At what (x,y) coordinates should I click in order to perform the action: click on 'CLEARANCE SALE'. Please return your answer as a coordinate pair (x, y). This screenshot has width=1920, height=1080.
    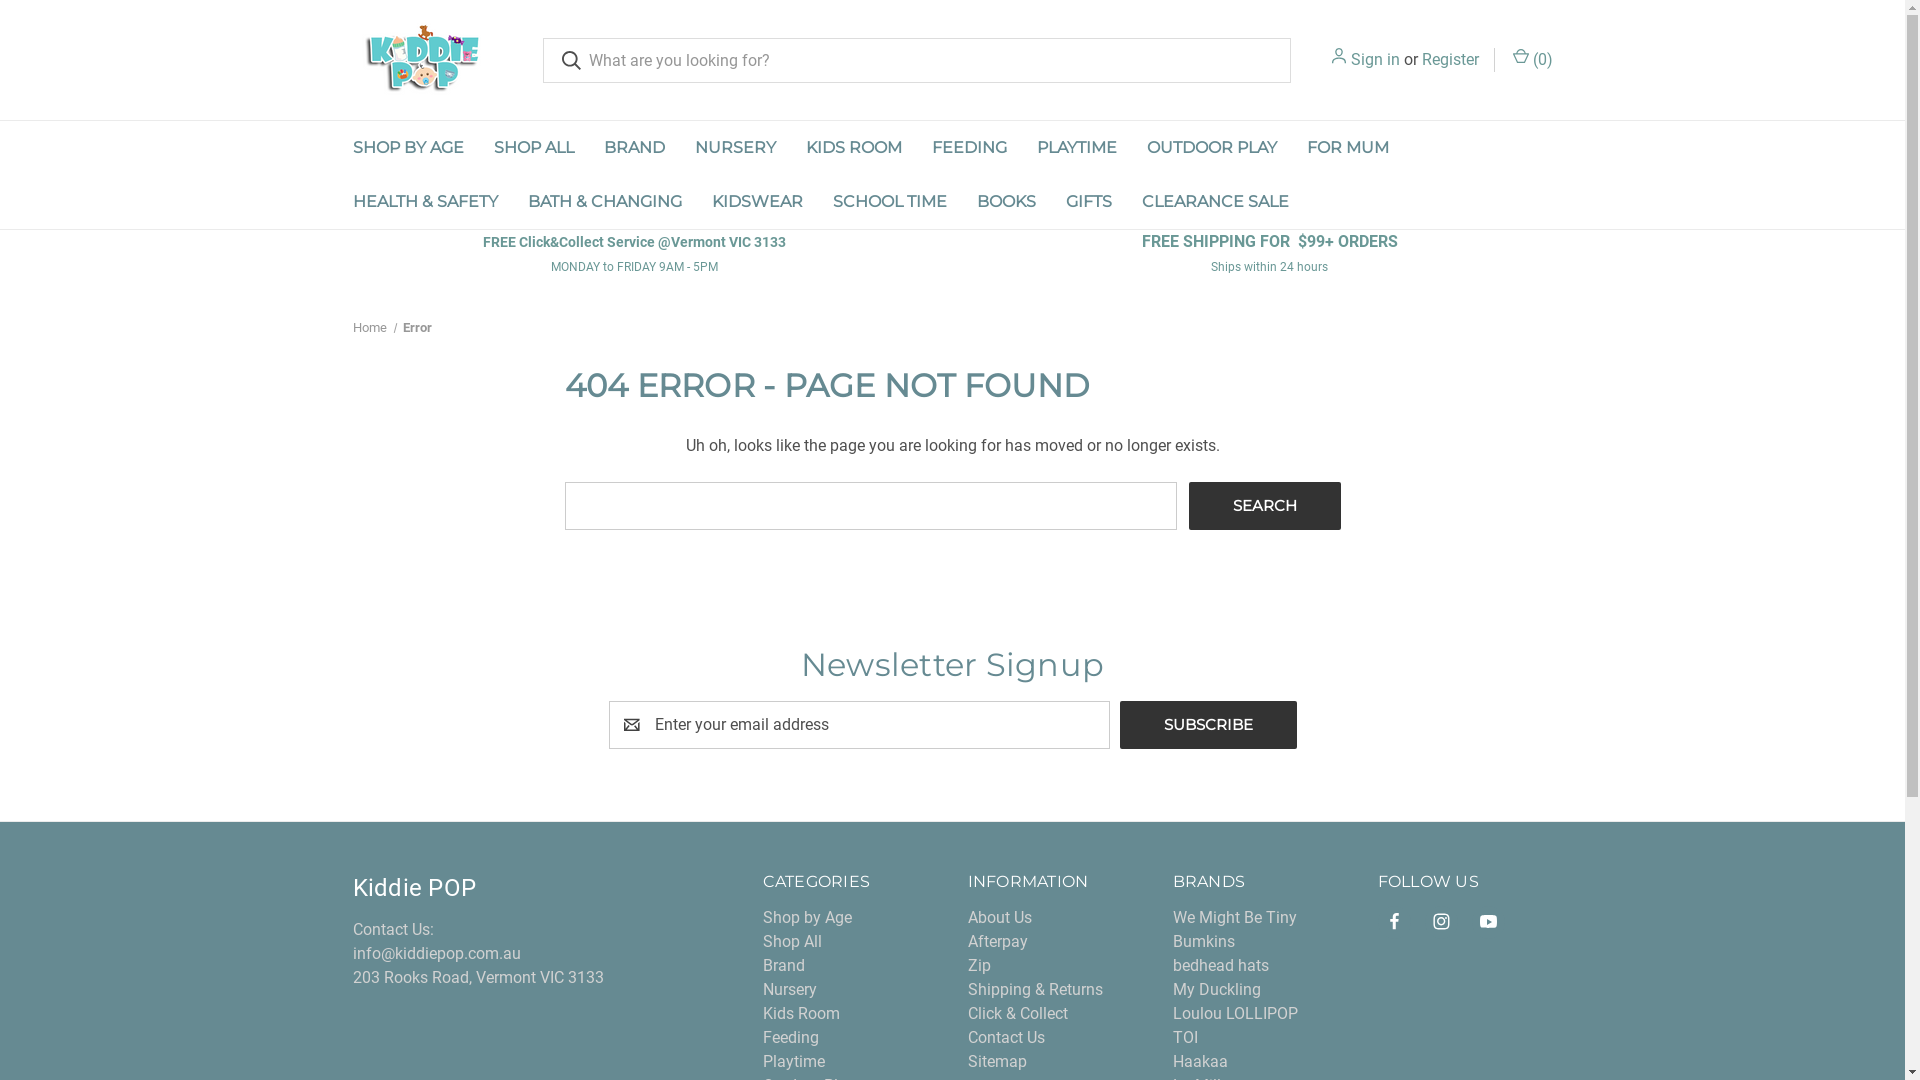
    Looking at the image, I should click on (1213, 201).